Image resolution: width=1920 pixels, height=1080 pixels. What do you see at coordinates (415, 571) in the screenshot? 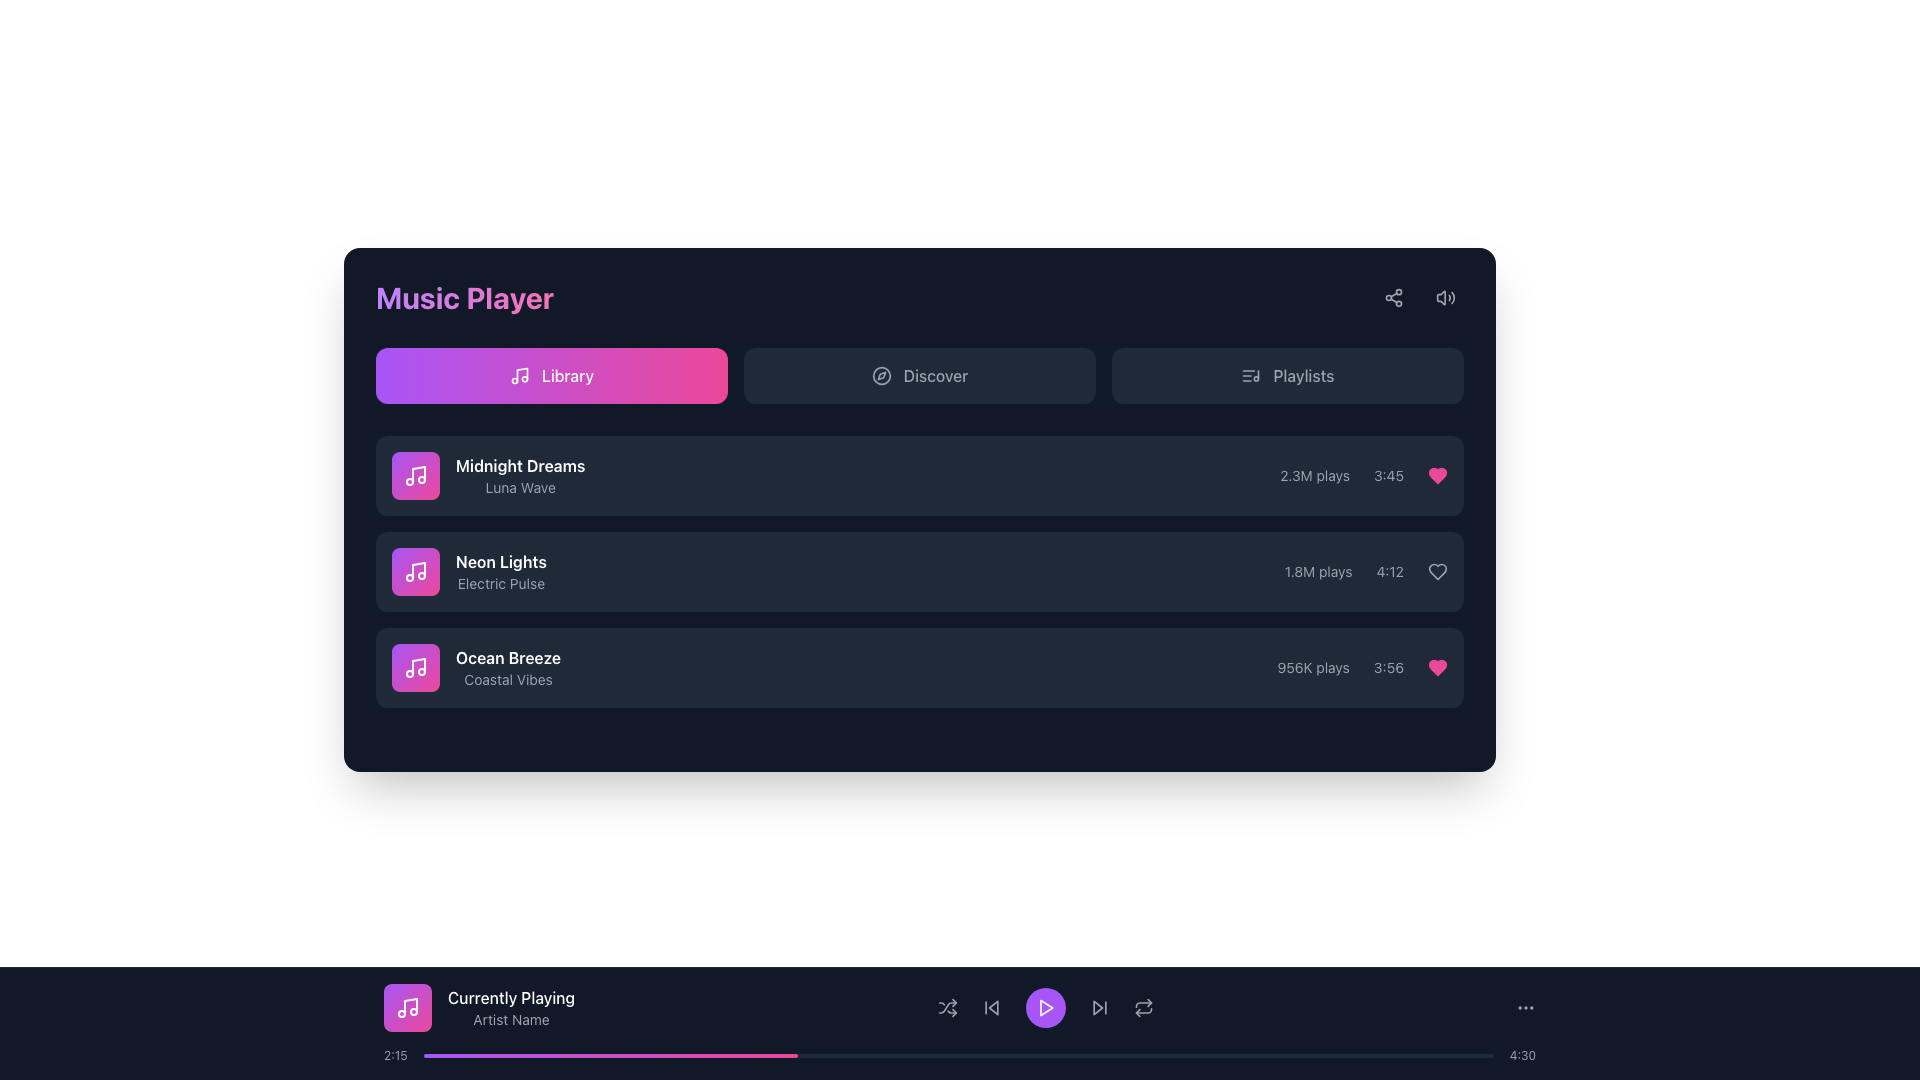
I see `the music icon located in the top-left section of the 'Midnight Dreams' entry in the main panel` at bounding box center [415, 571].